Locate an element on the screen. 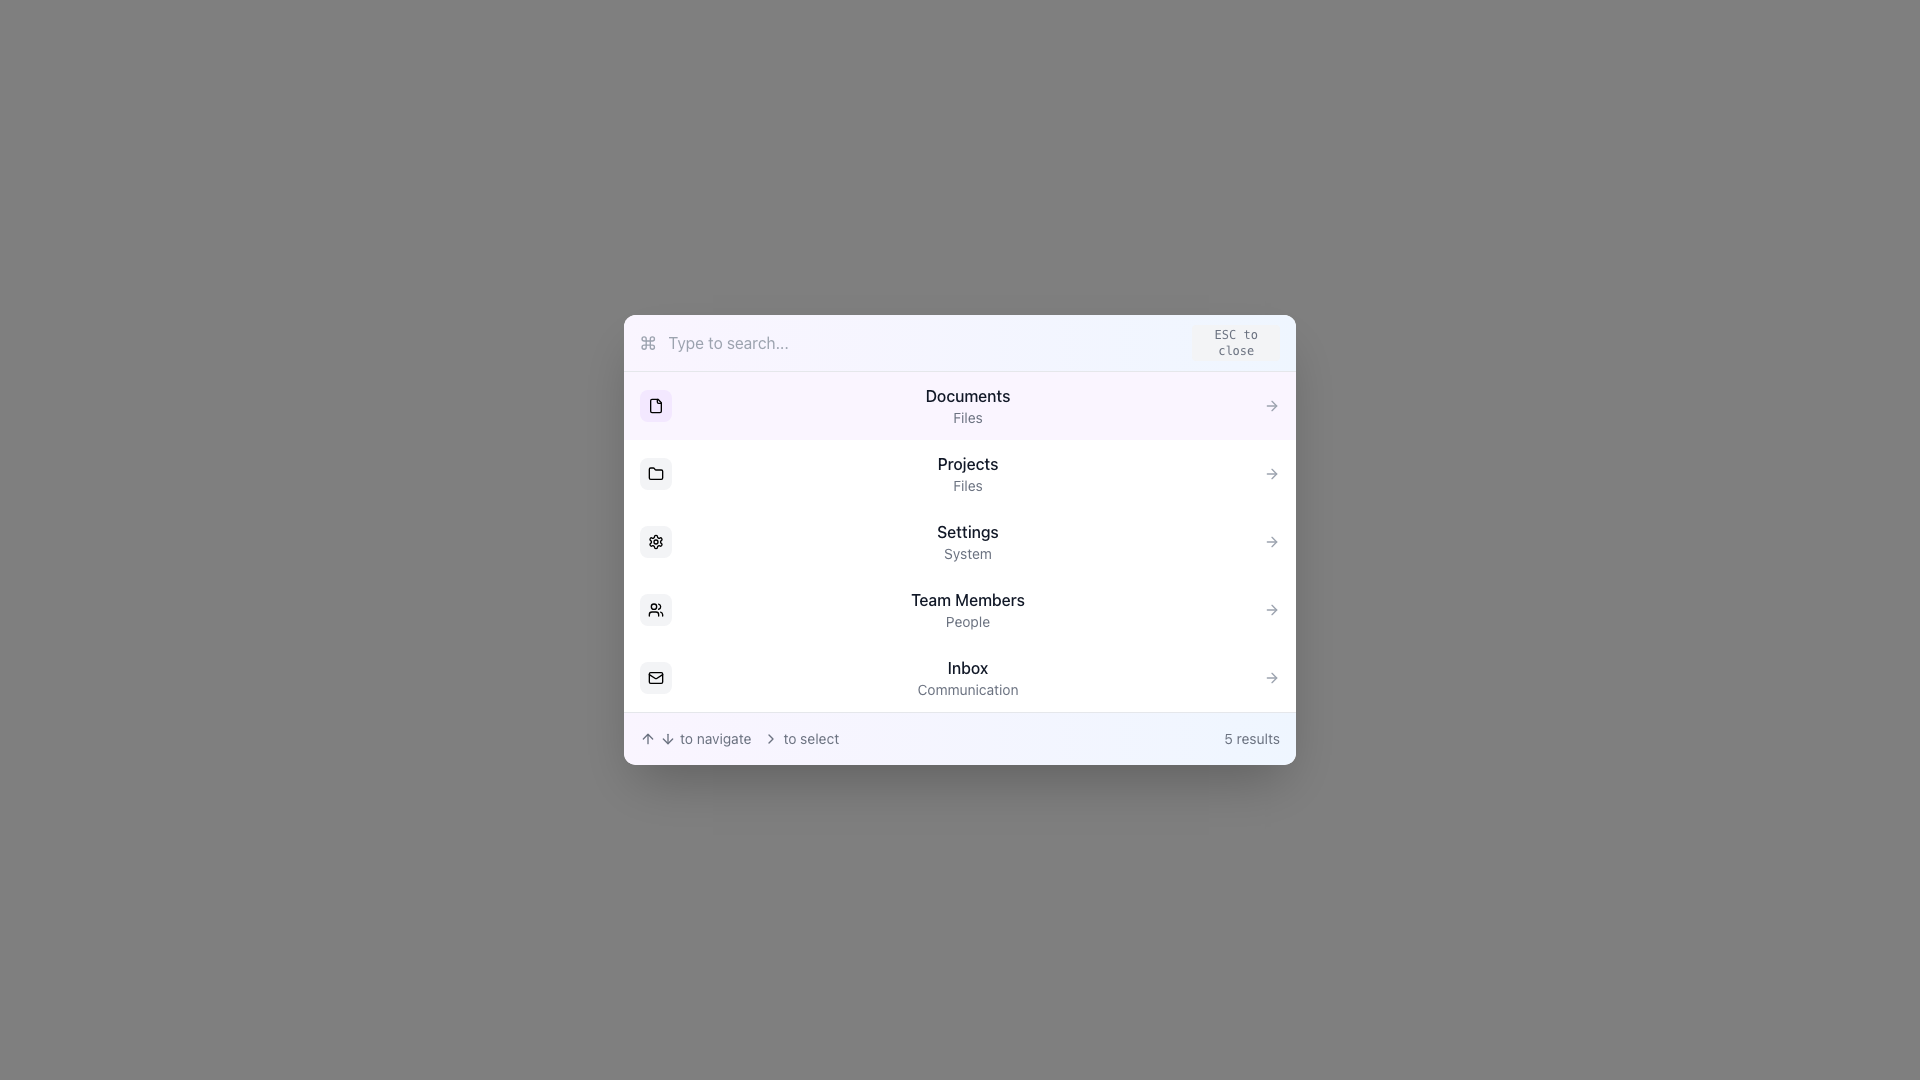 The image size is (1920, 1080). the 'Projects' and 'Files' text label within the second option of the vertical list for keyboard navigation is located at coordinates (968, 474).